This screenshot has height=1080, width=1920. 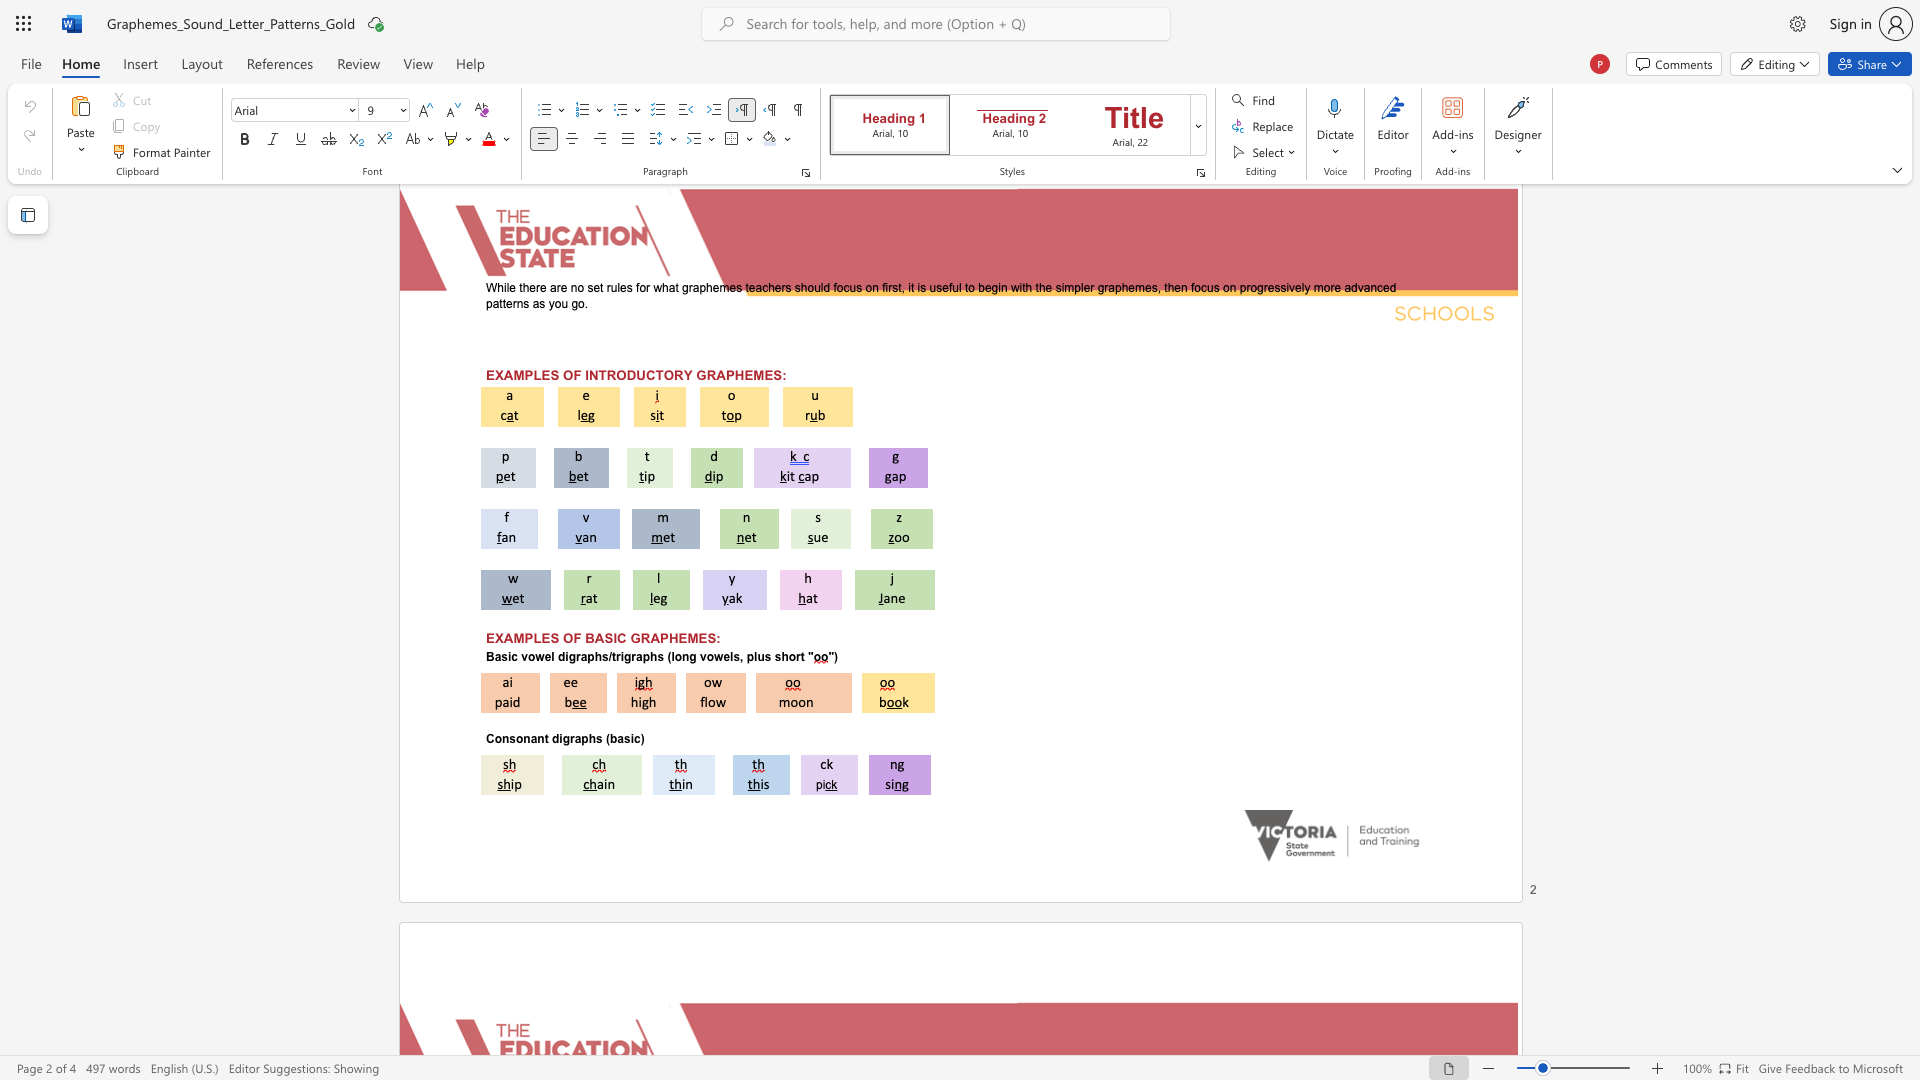 I want to click on the subset text "long" within the text "Basic vowel digraphs/trigraphs (long vowels, plus short", so click(x=671, y=657).